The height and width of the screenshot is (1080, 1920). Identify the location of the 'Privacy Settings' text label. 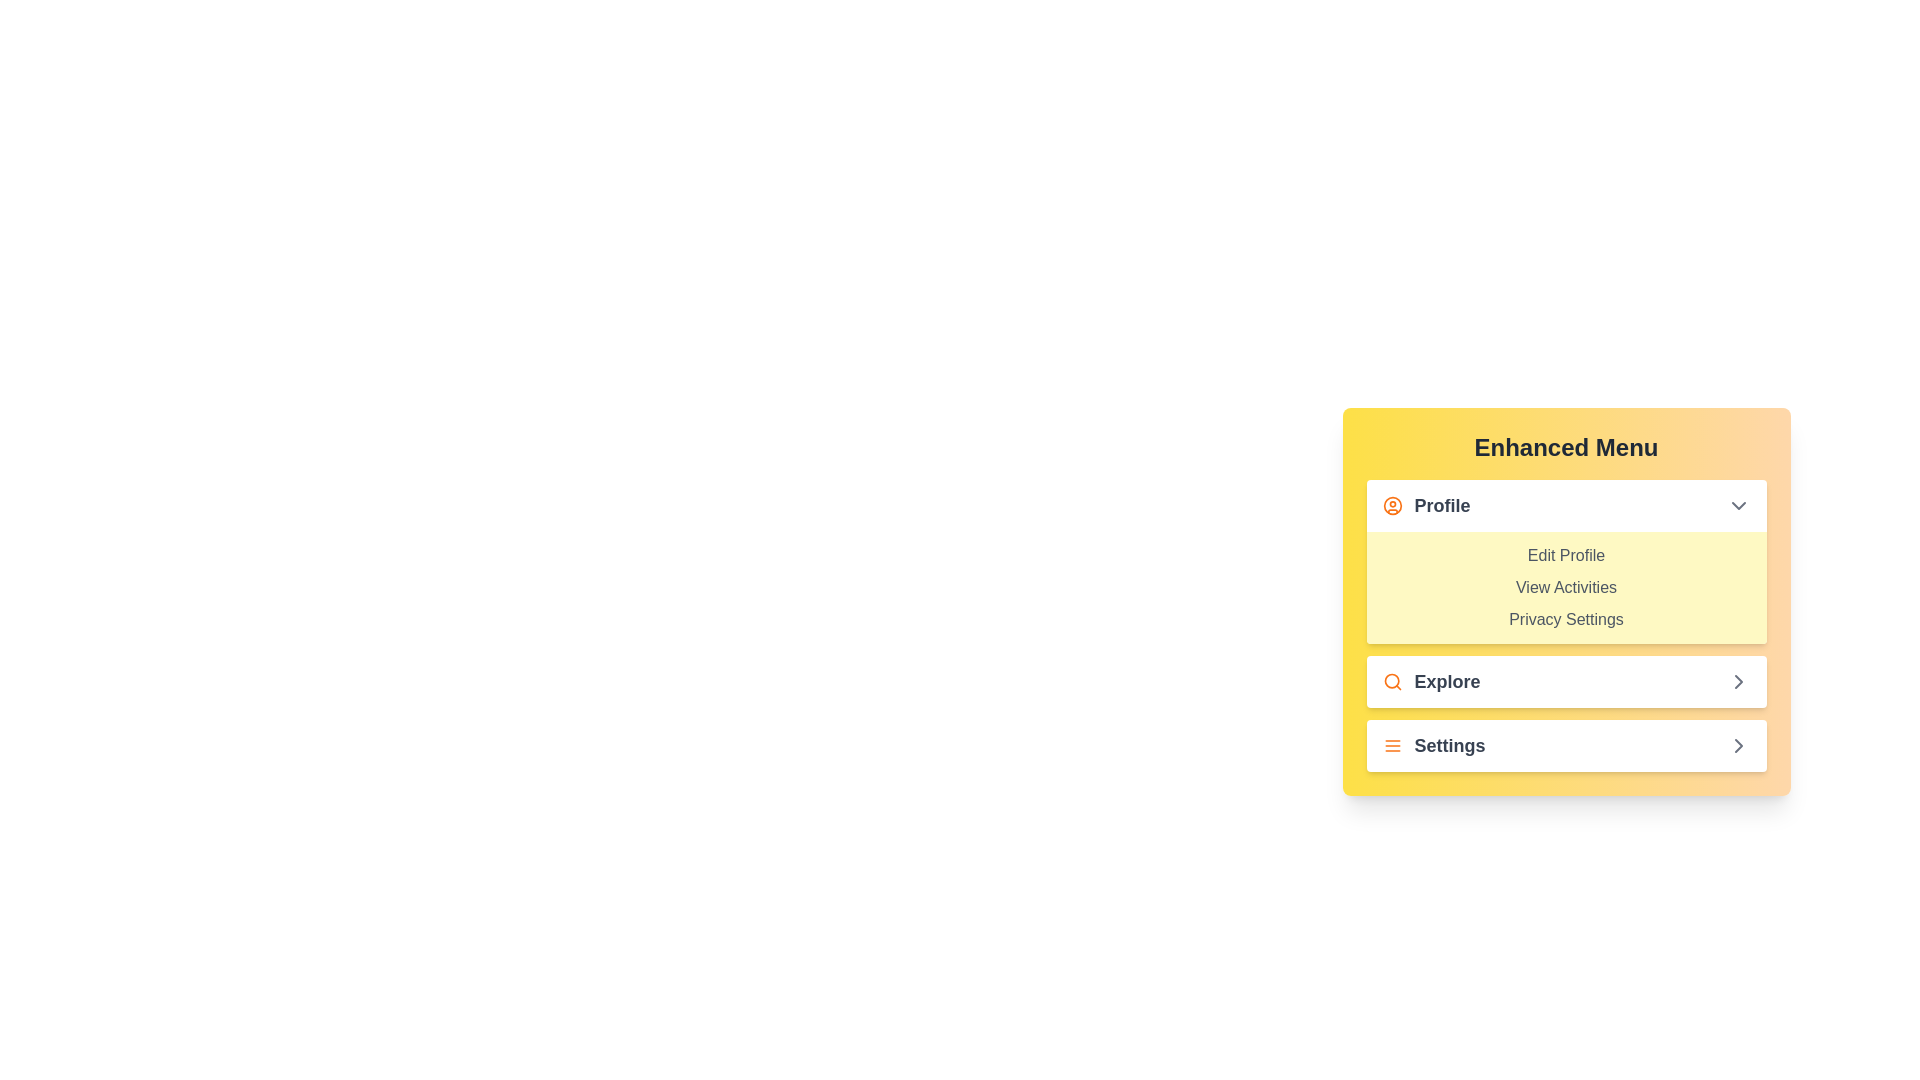
(1565, 619).